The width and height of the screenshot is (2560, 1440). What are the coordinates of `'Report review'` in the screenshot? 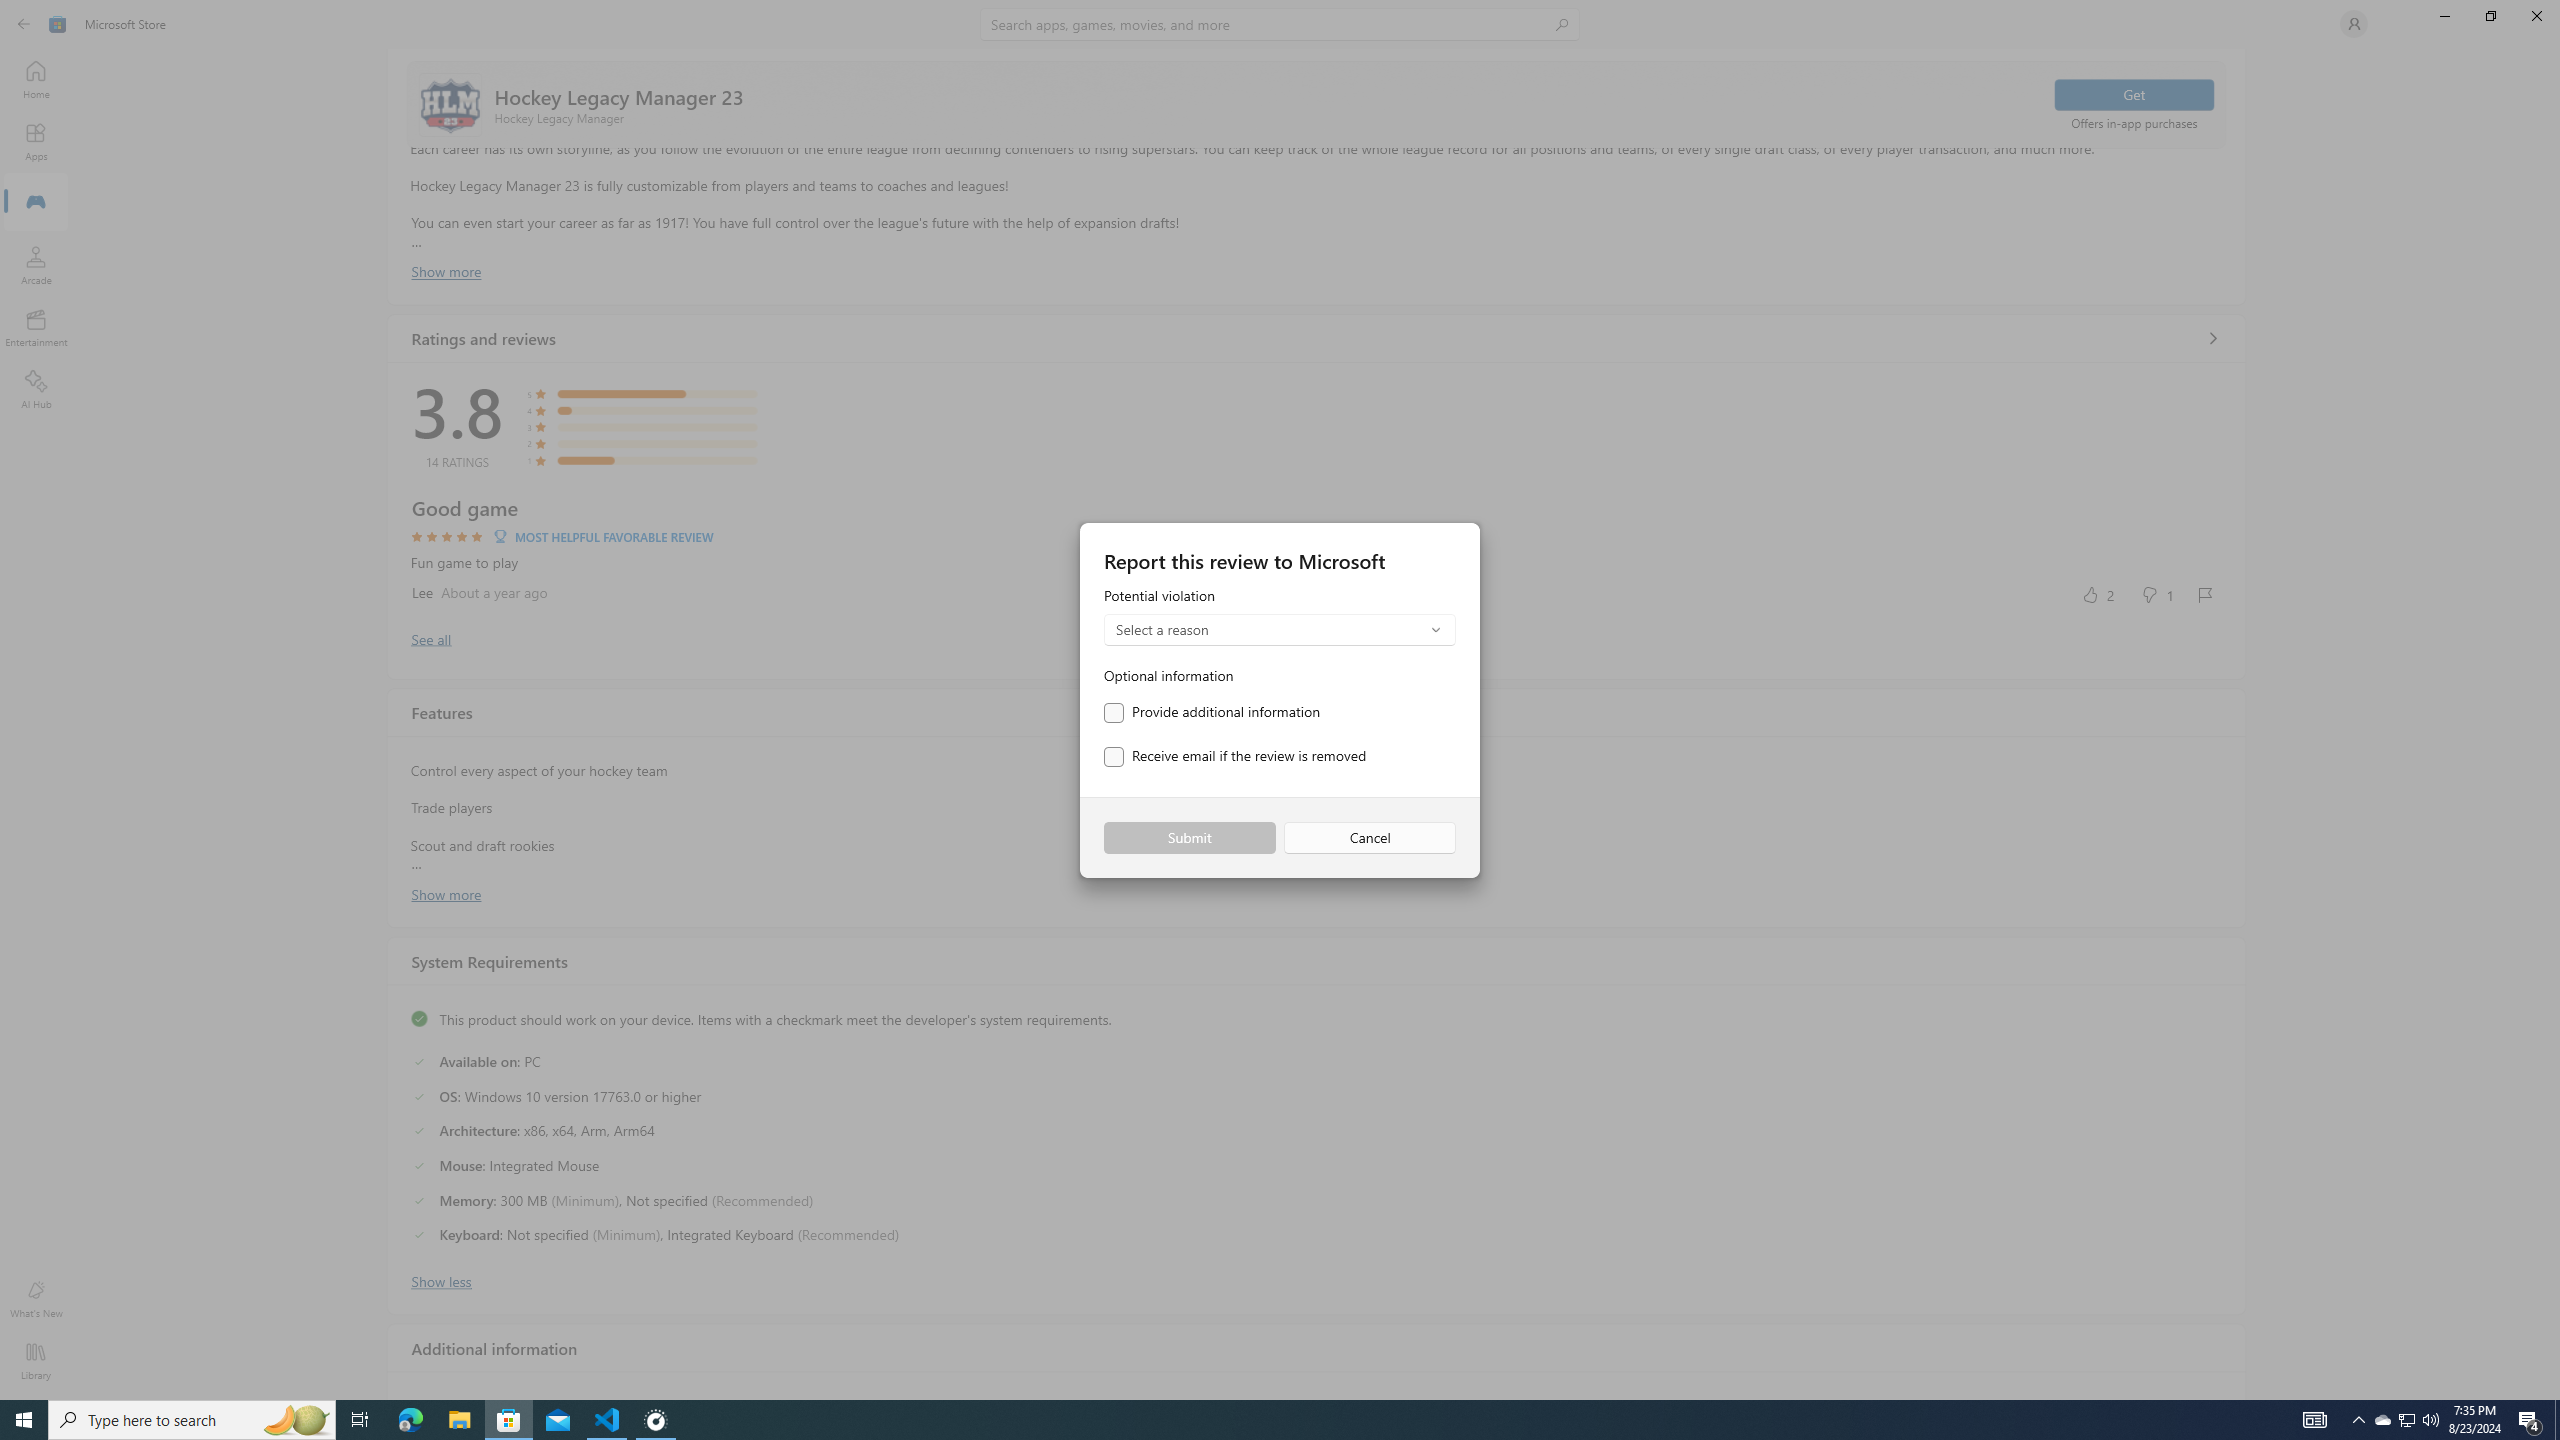 It's located at (2205, 593).